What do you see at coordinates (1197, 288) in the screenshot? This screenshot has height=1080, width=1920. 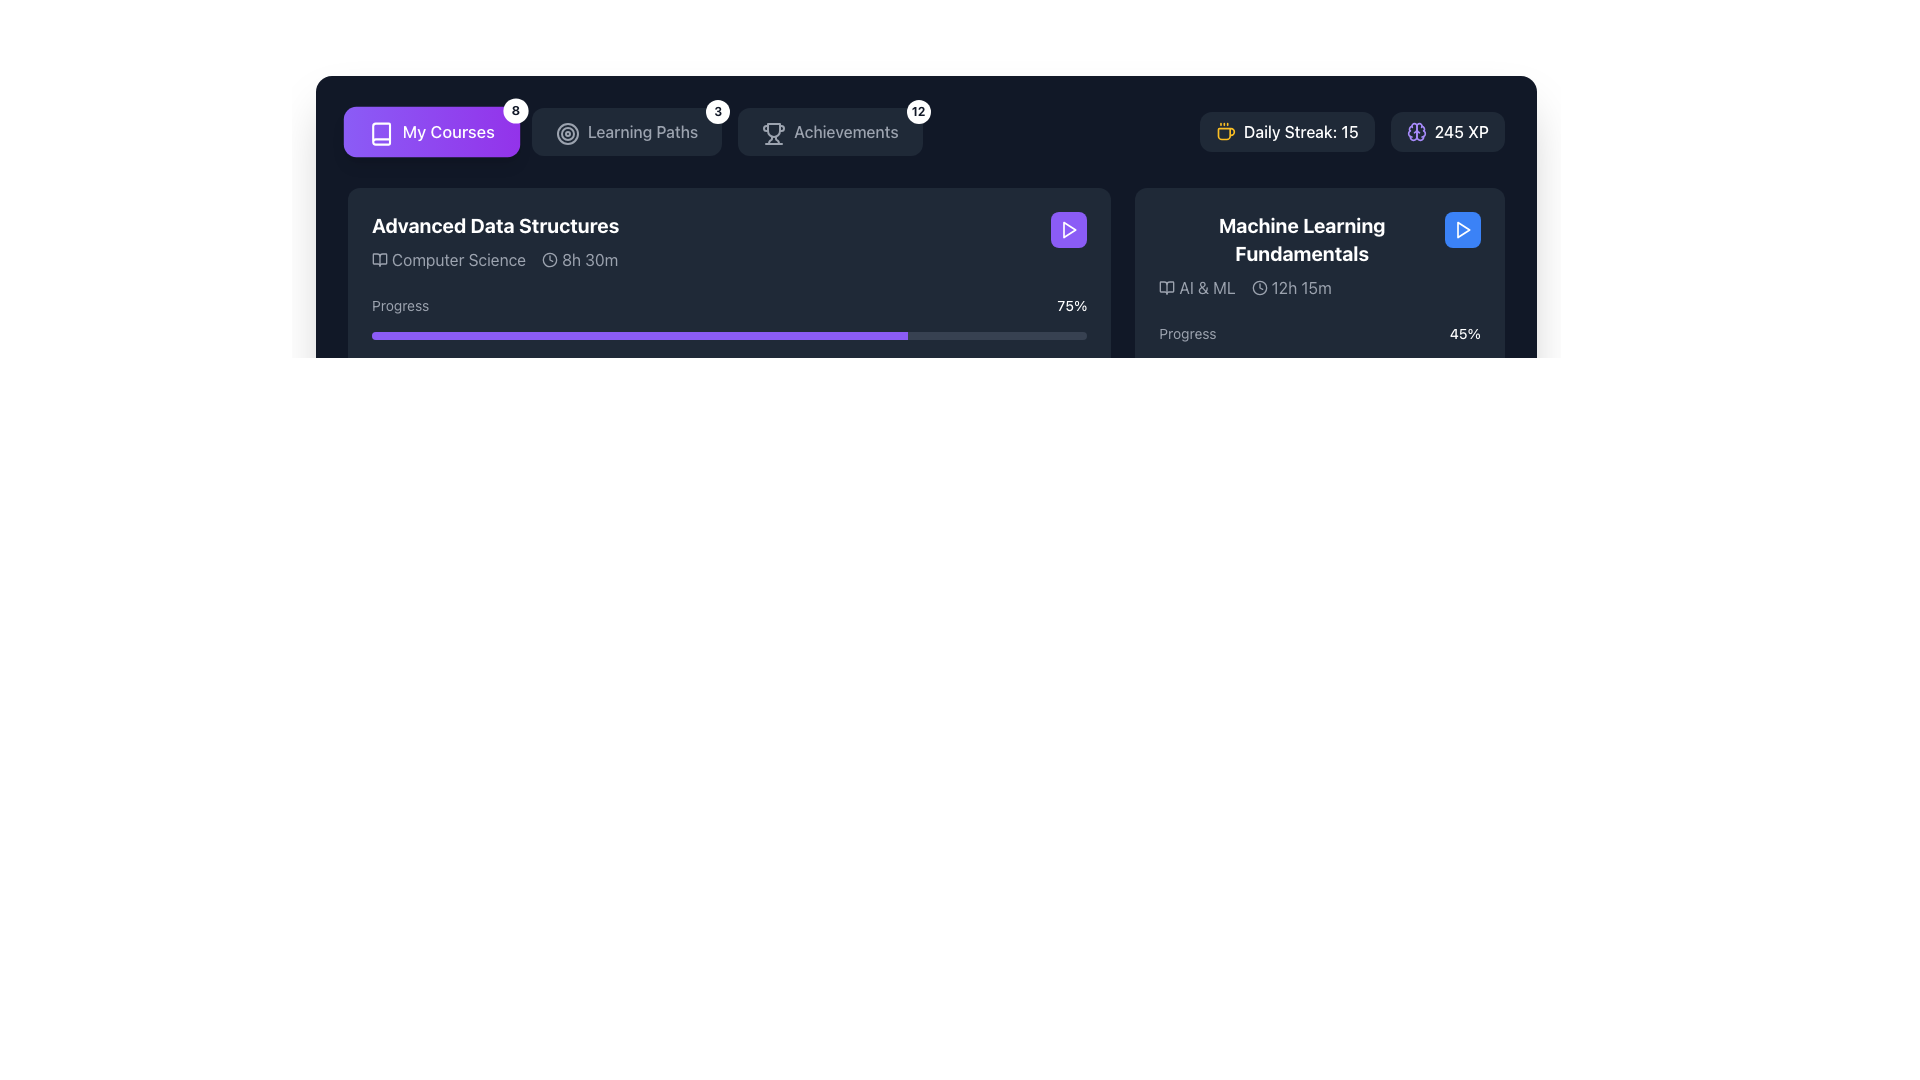 I see `the label indicating the course category 'Machine Learning Fundamentals', which is located to the left of the '12h 15m' text and above the progress indicator` at bounding box center [1197, 288].